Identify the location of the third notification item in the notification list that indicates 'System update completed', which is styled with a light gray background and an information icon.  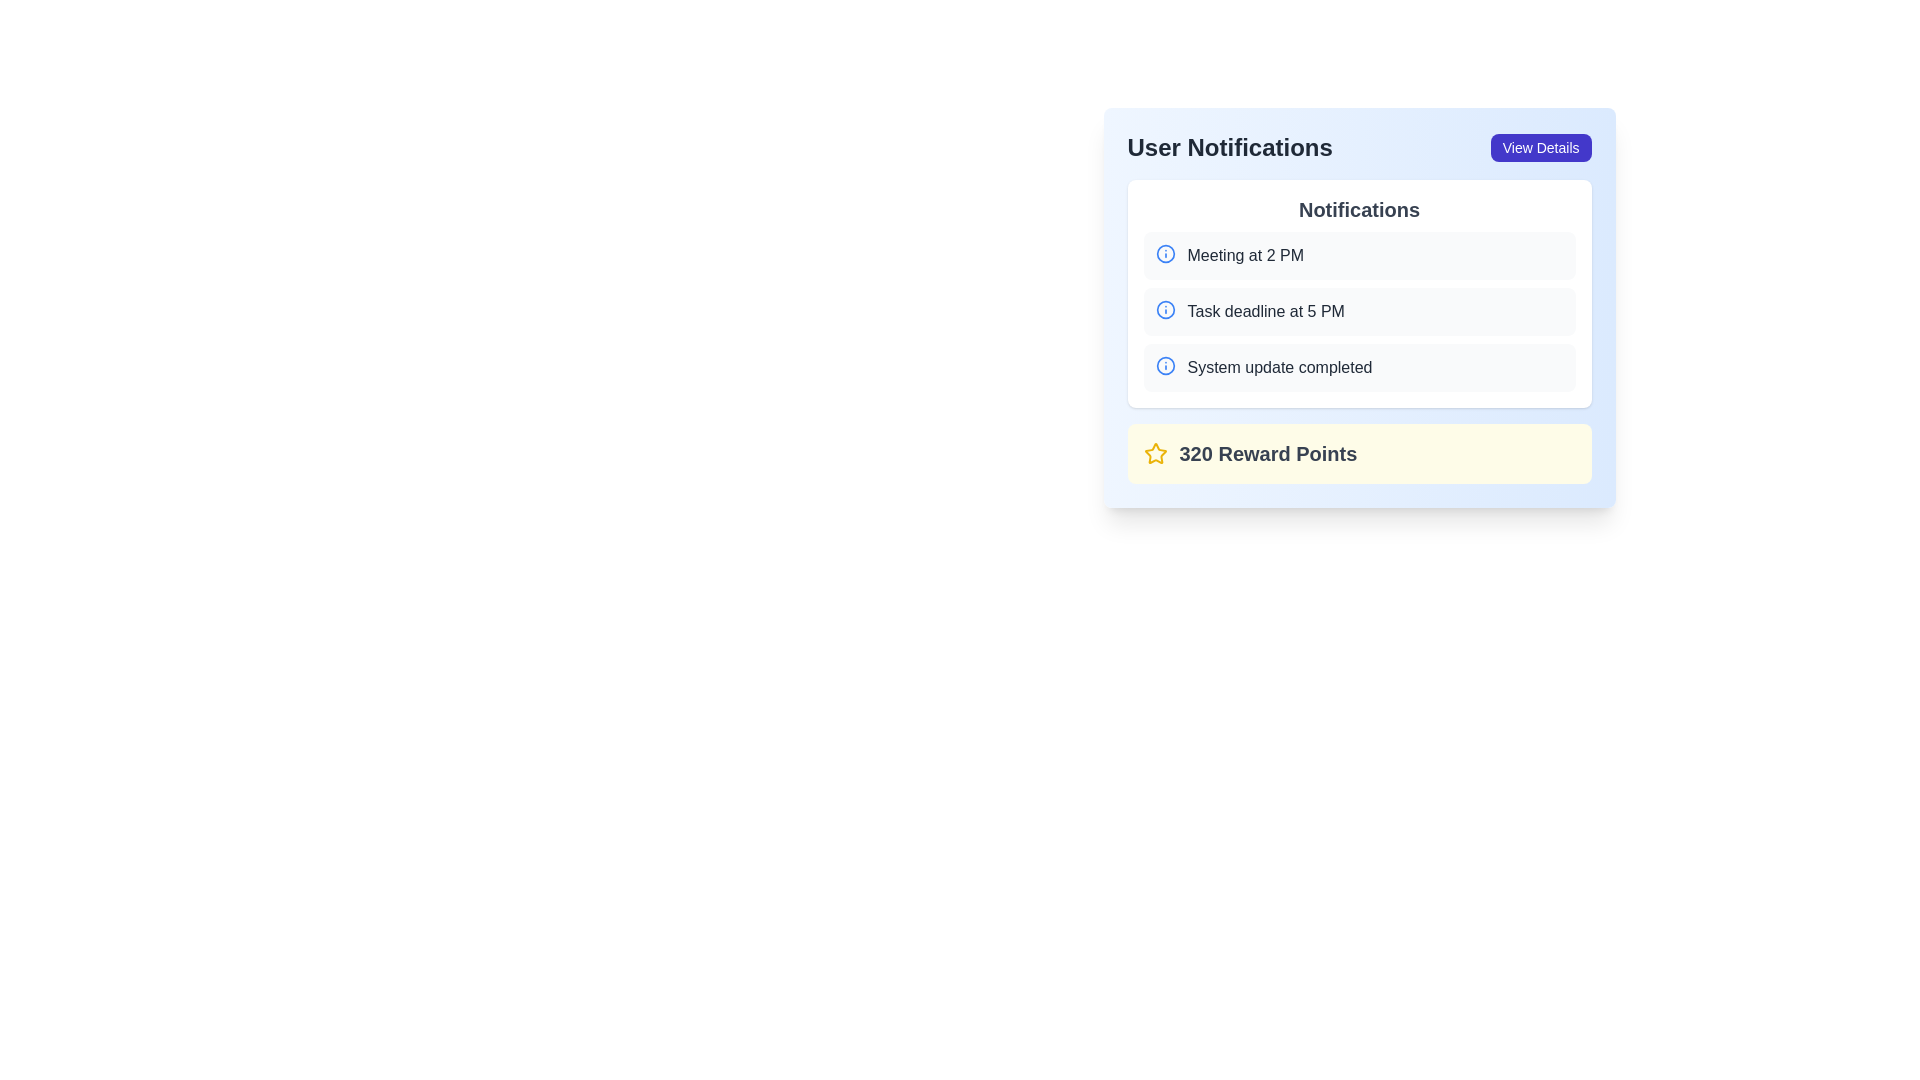
(1359, 367).